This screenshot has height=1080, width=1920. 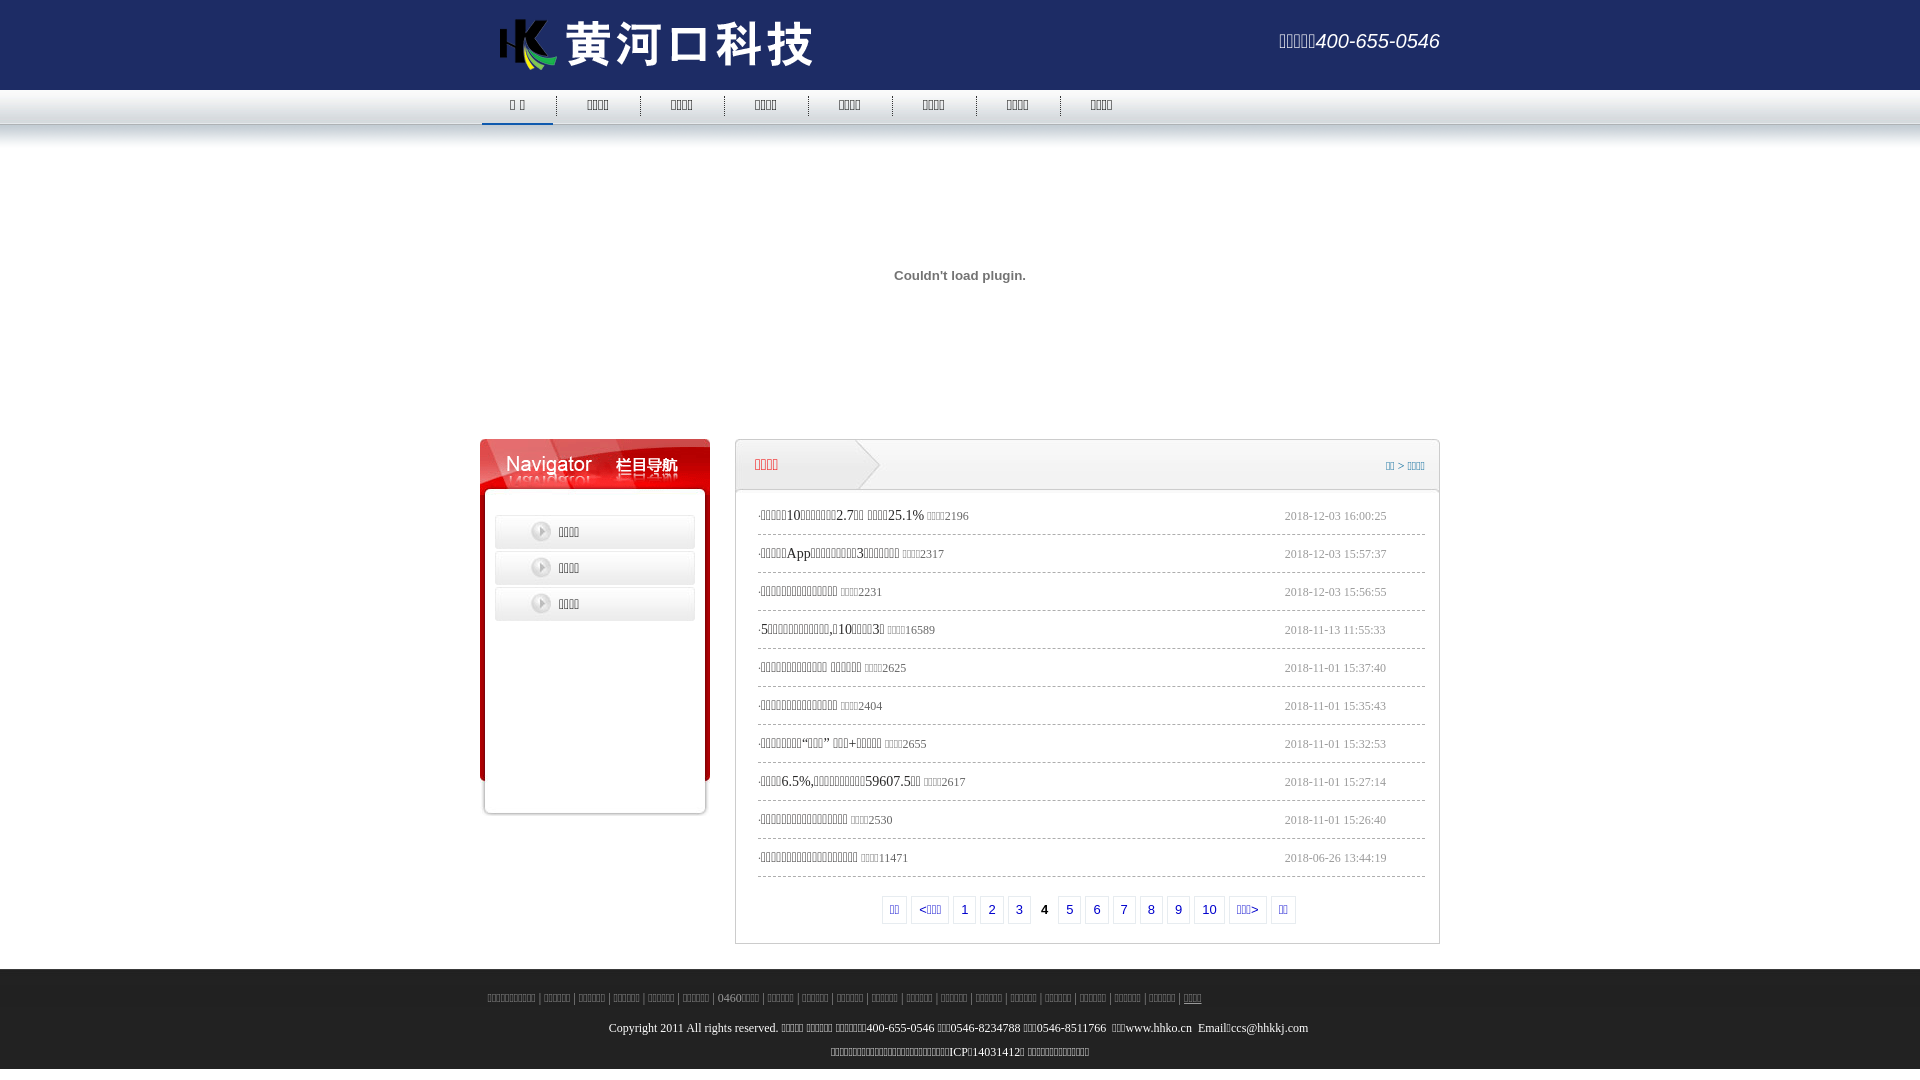 What do you see at coordinates (1151, 910) in the screenshot?
I see `'8'` at bounding box center [1151, 910].